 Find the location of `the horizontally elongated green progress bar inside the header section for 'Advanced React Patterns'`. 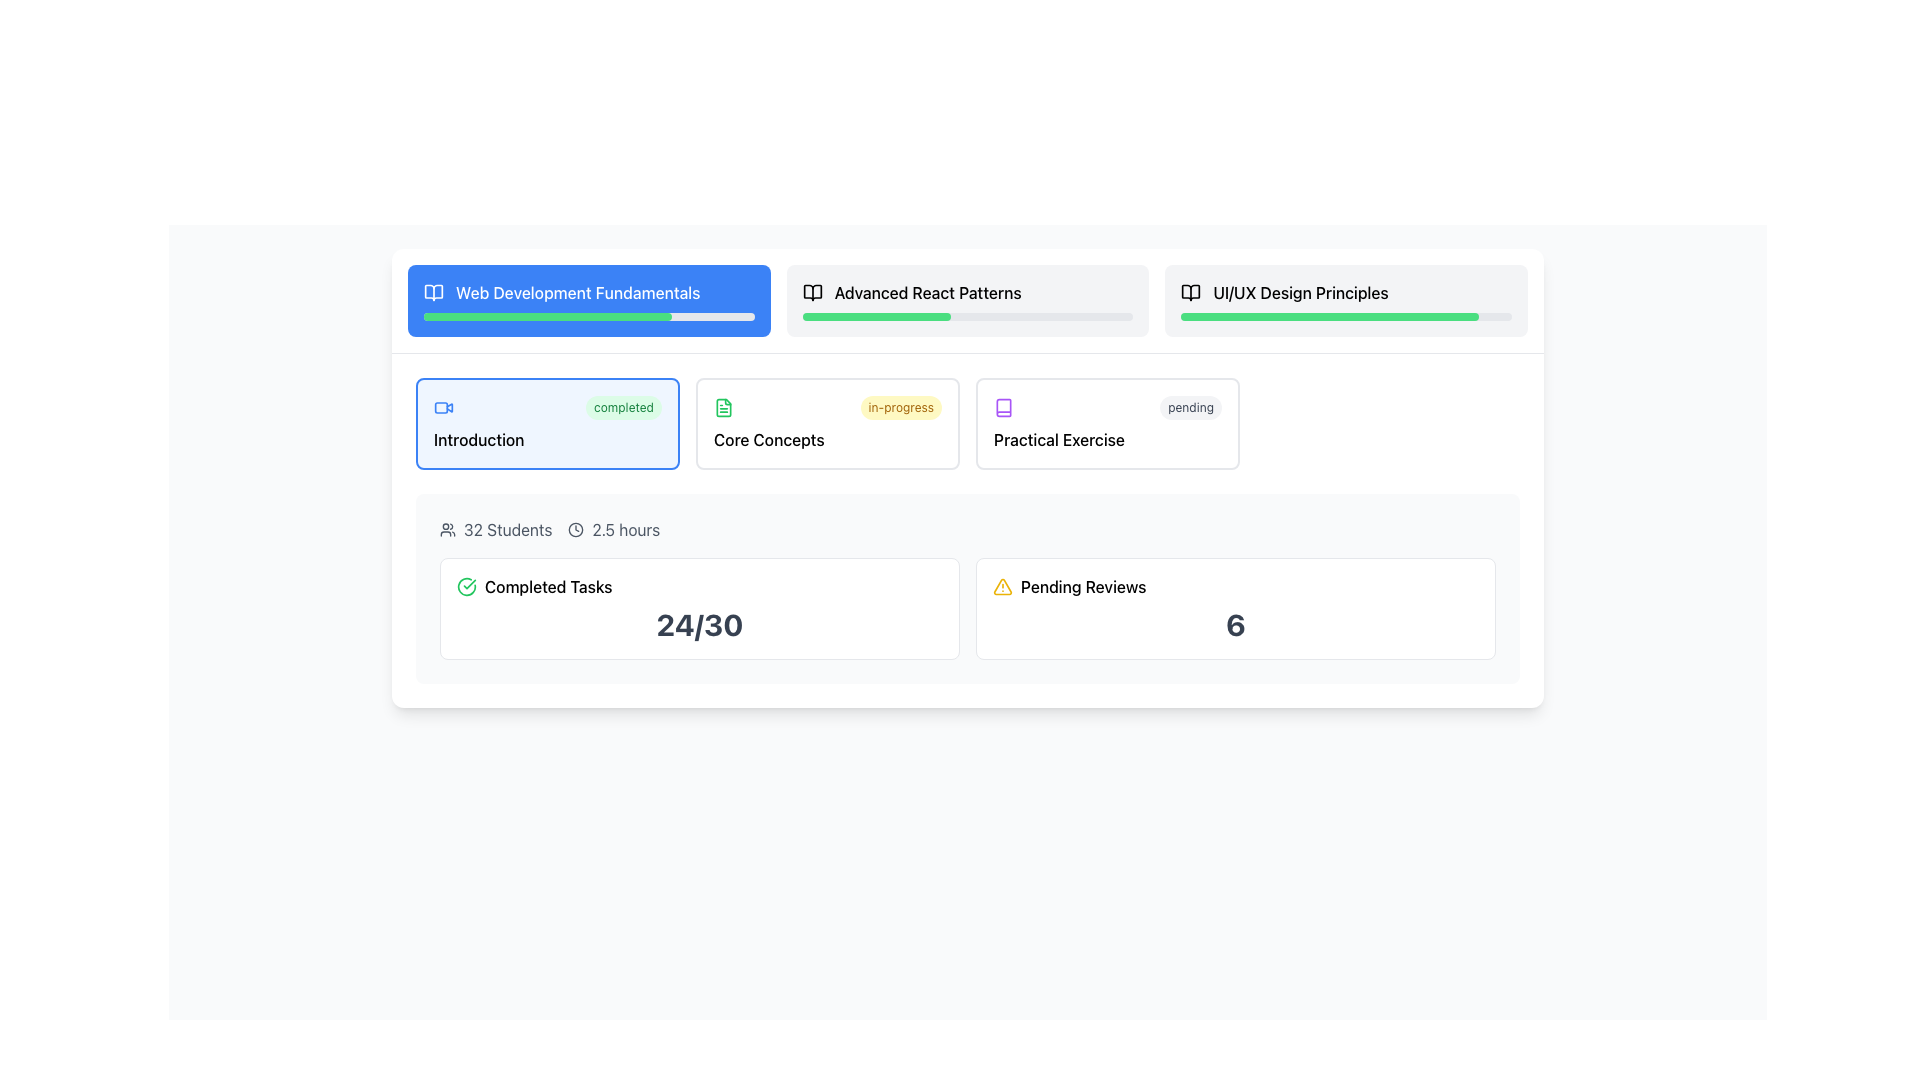

the horizontally elongated green progress bar inside the header section for 'Advanced React Patterns' is located at coordinates (877, 315).